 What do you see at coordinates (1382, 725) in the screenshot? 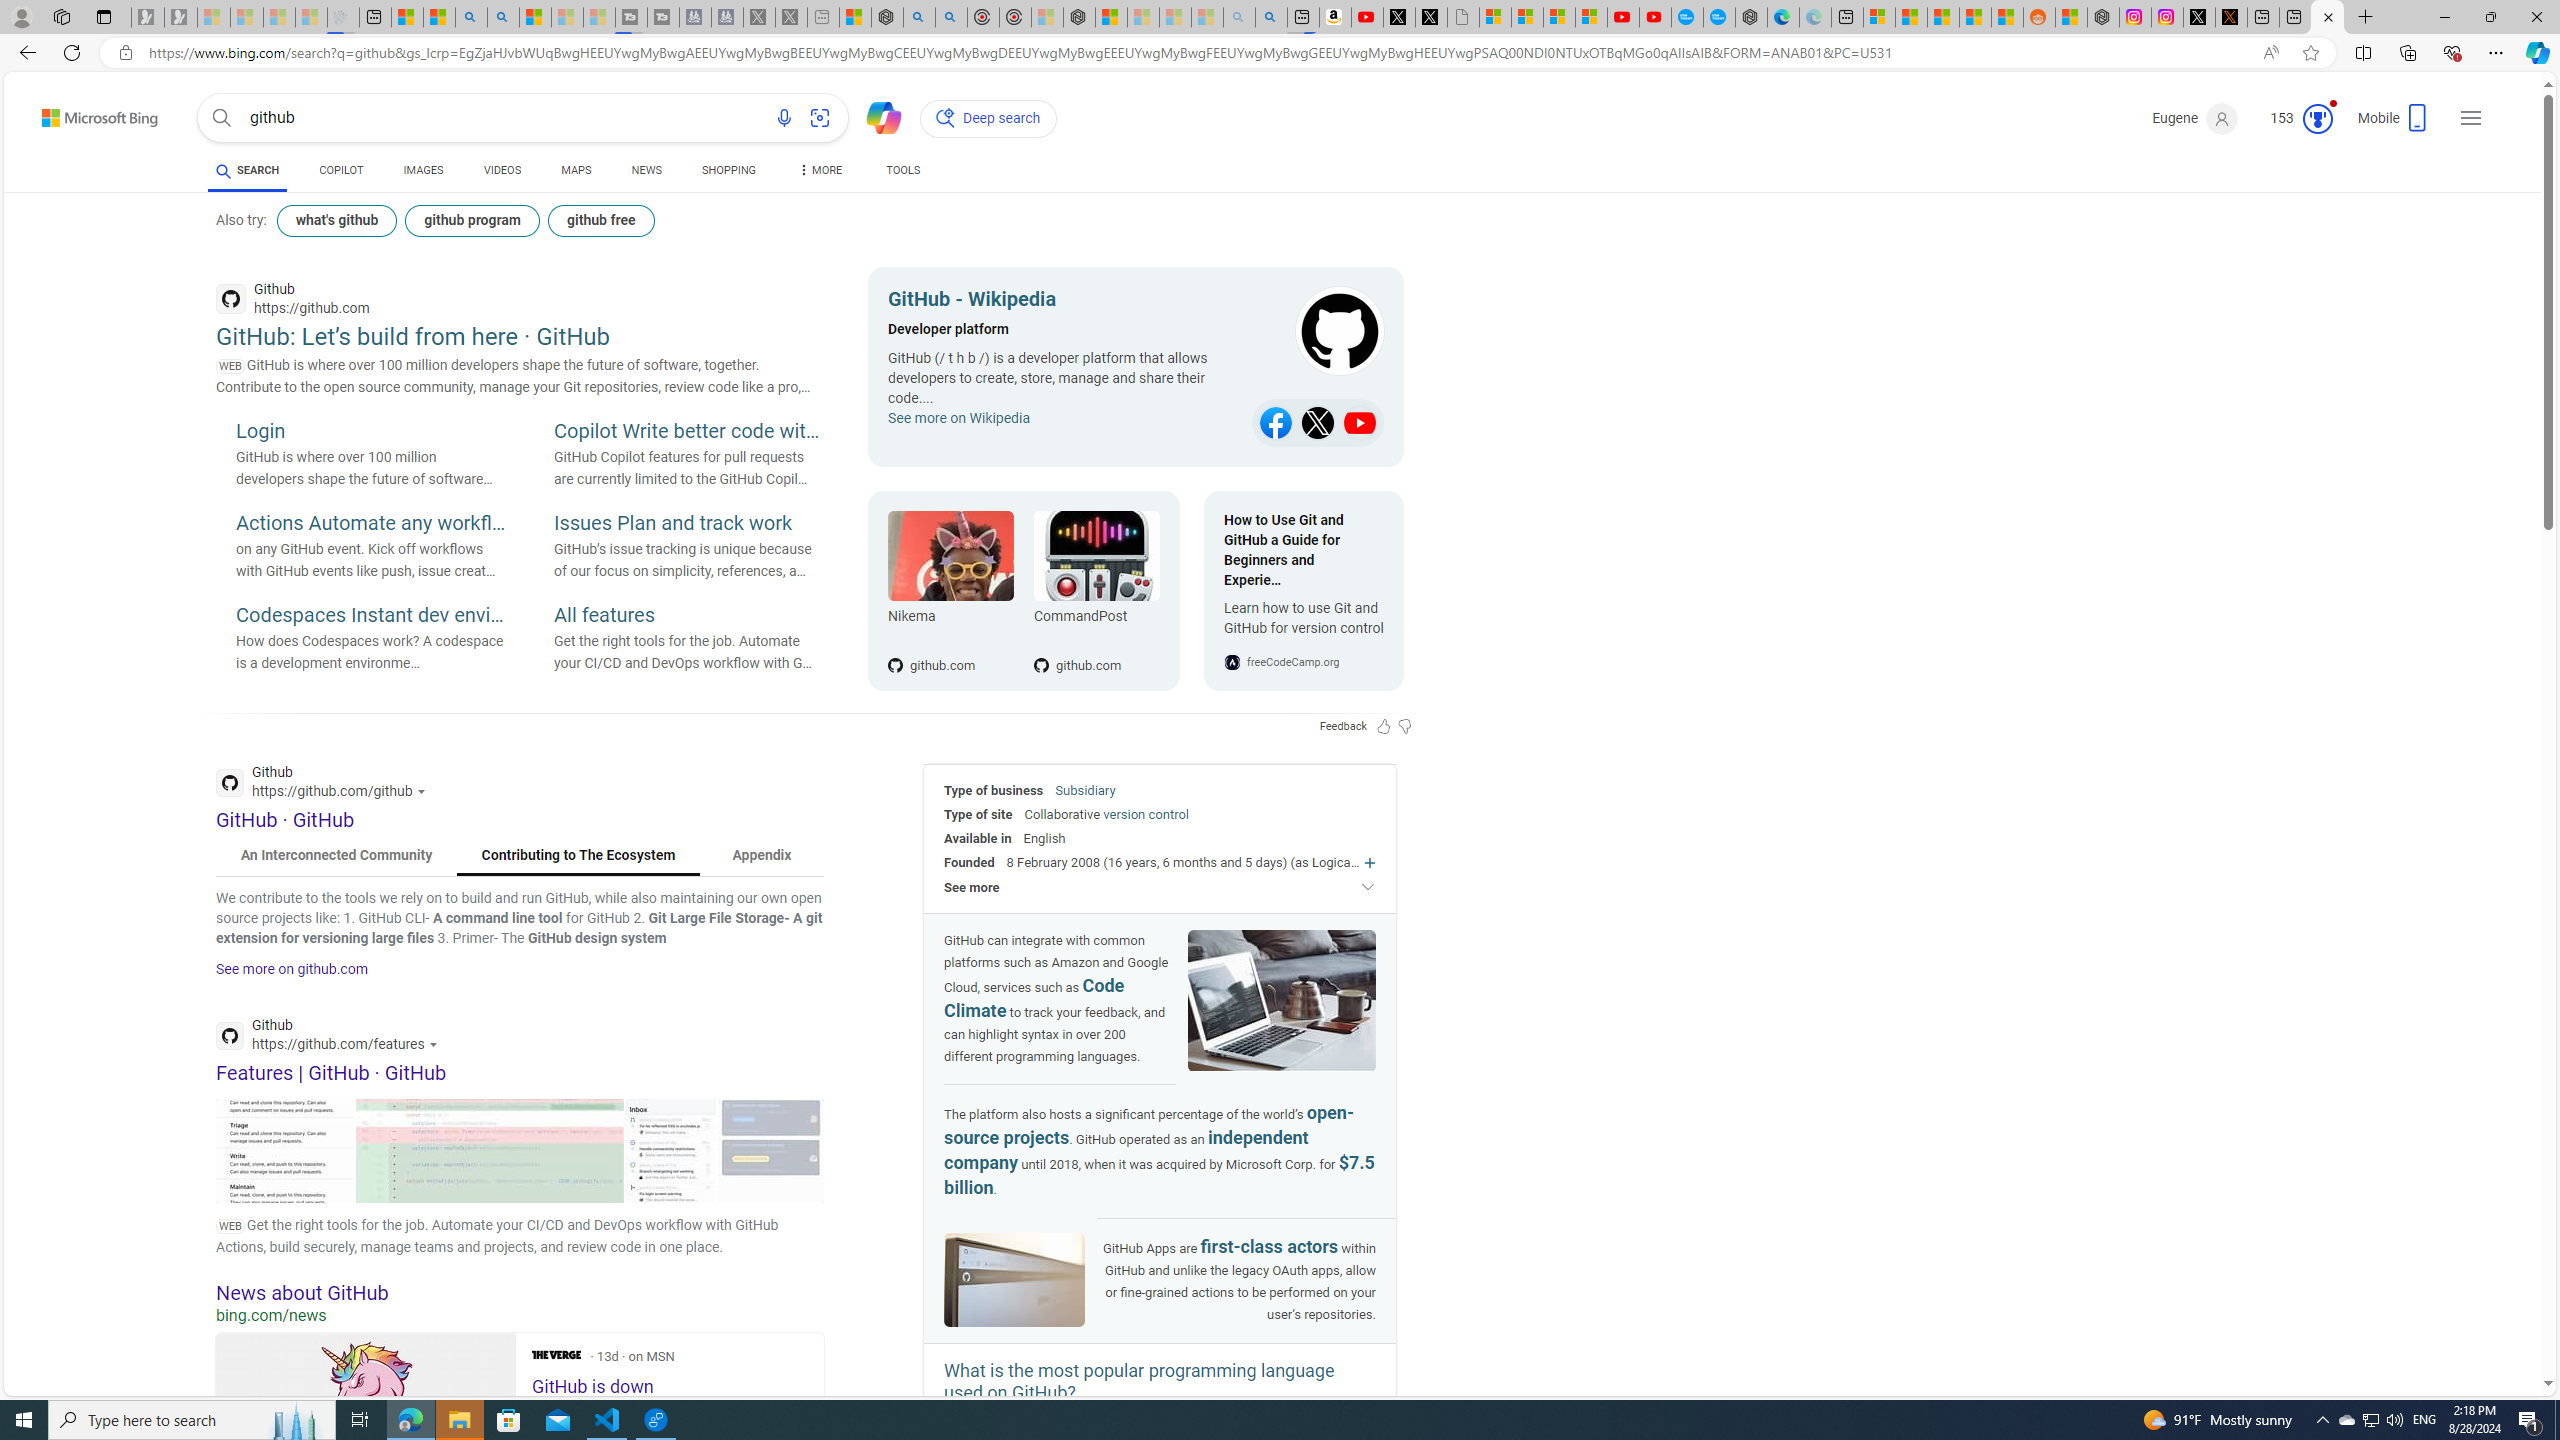
I see `'Feedback Like'` at bounding box center [1382, 725].